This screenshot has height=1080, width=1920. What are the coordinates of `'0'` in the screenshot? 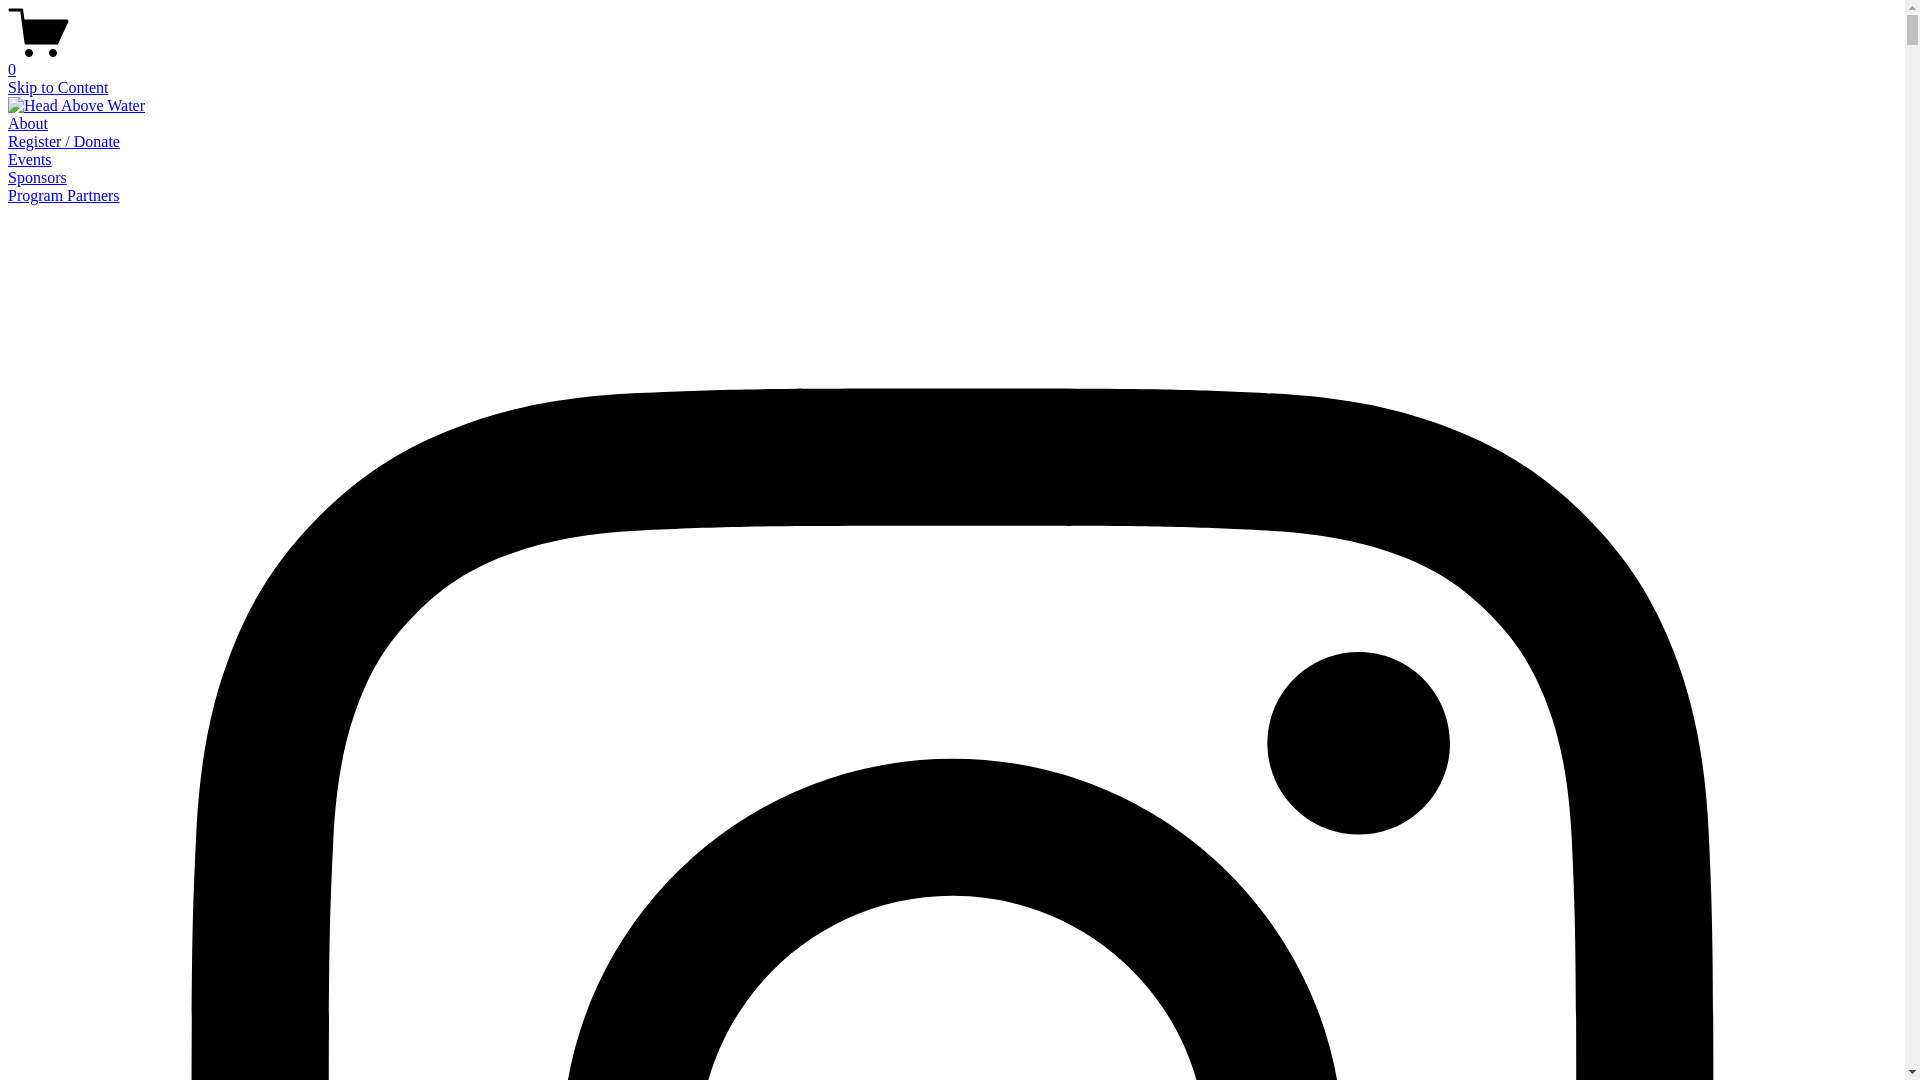 It's located at (951, 60).